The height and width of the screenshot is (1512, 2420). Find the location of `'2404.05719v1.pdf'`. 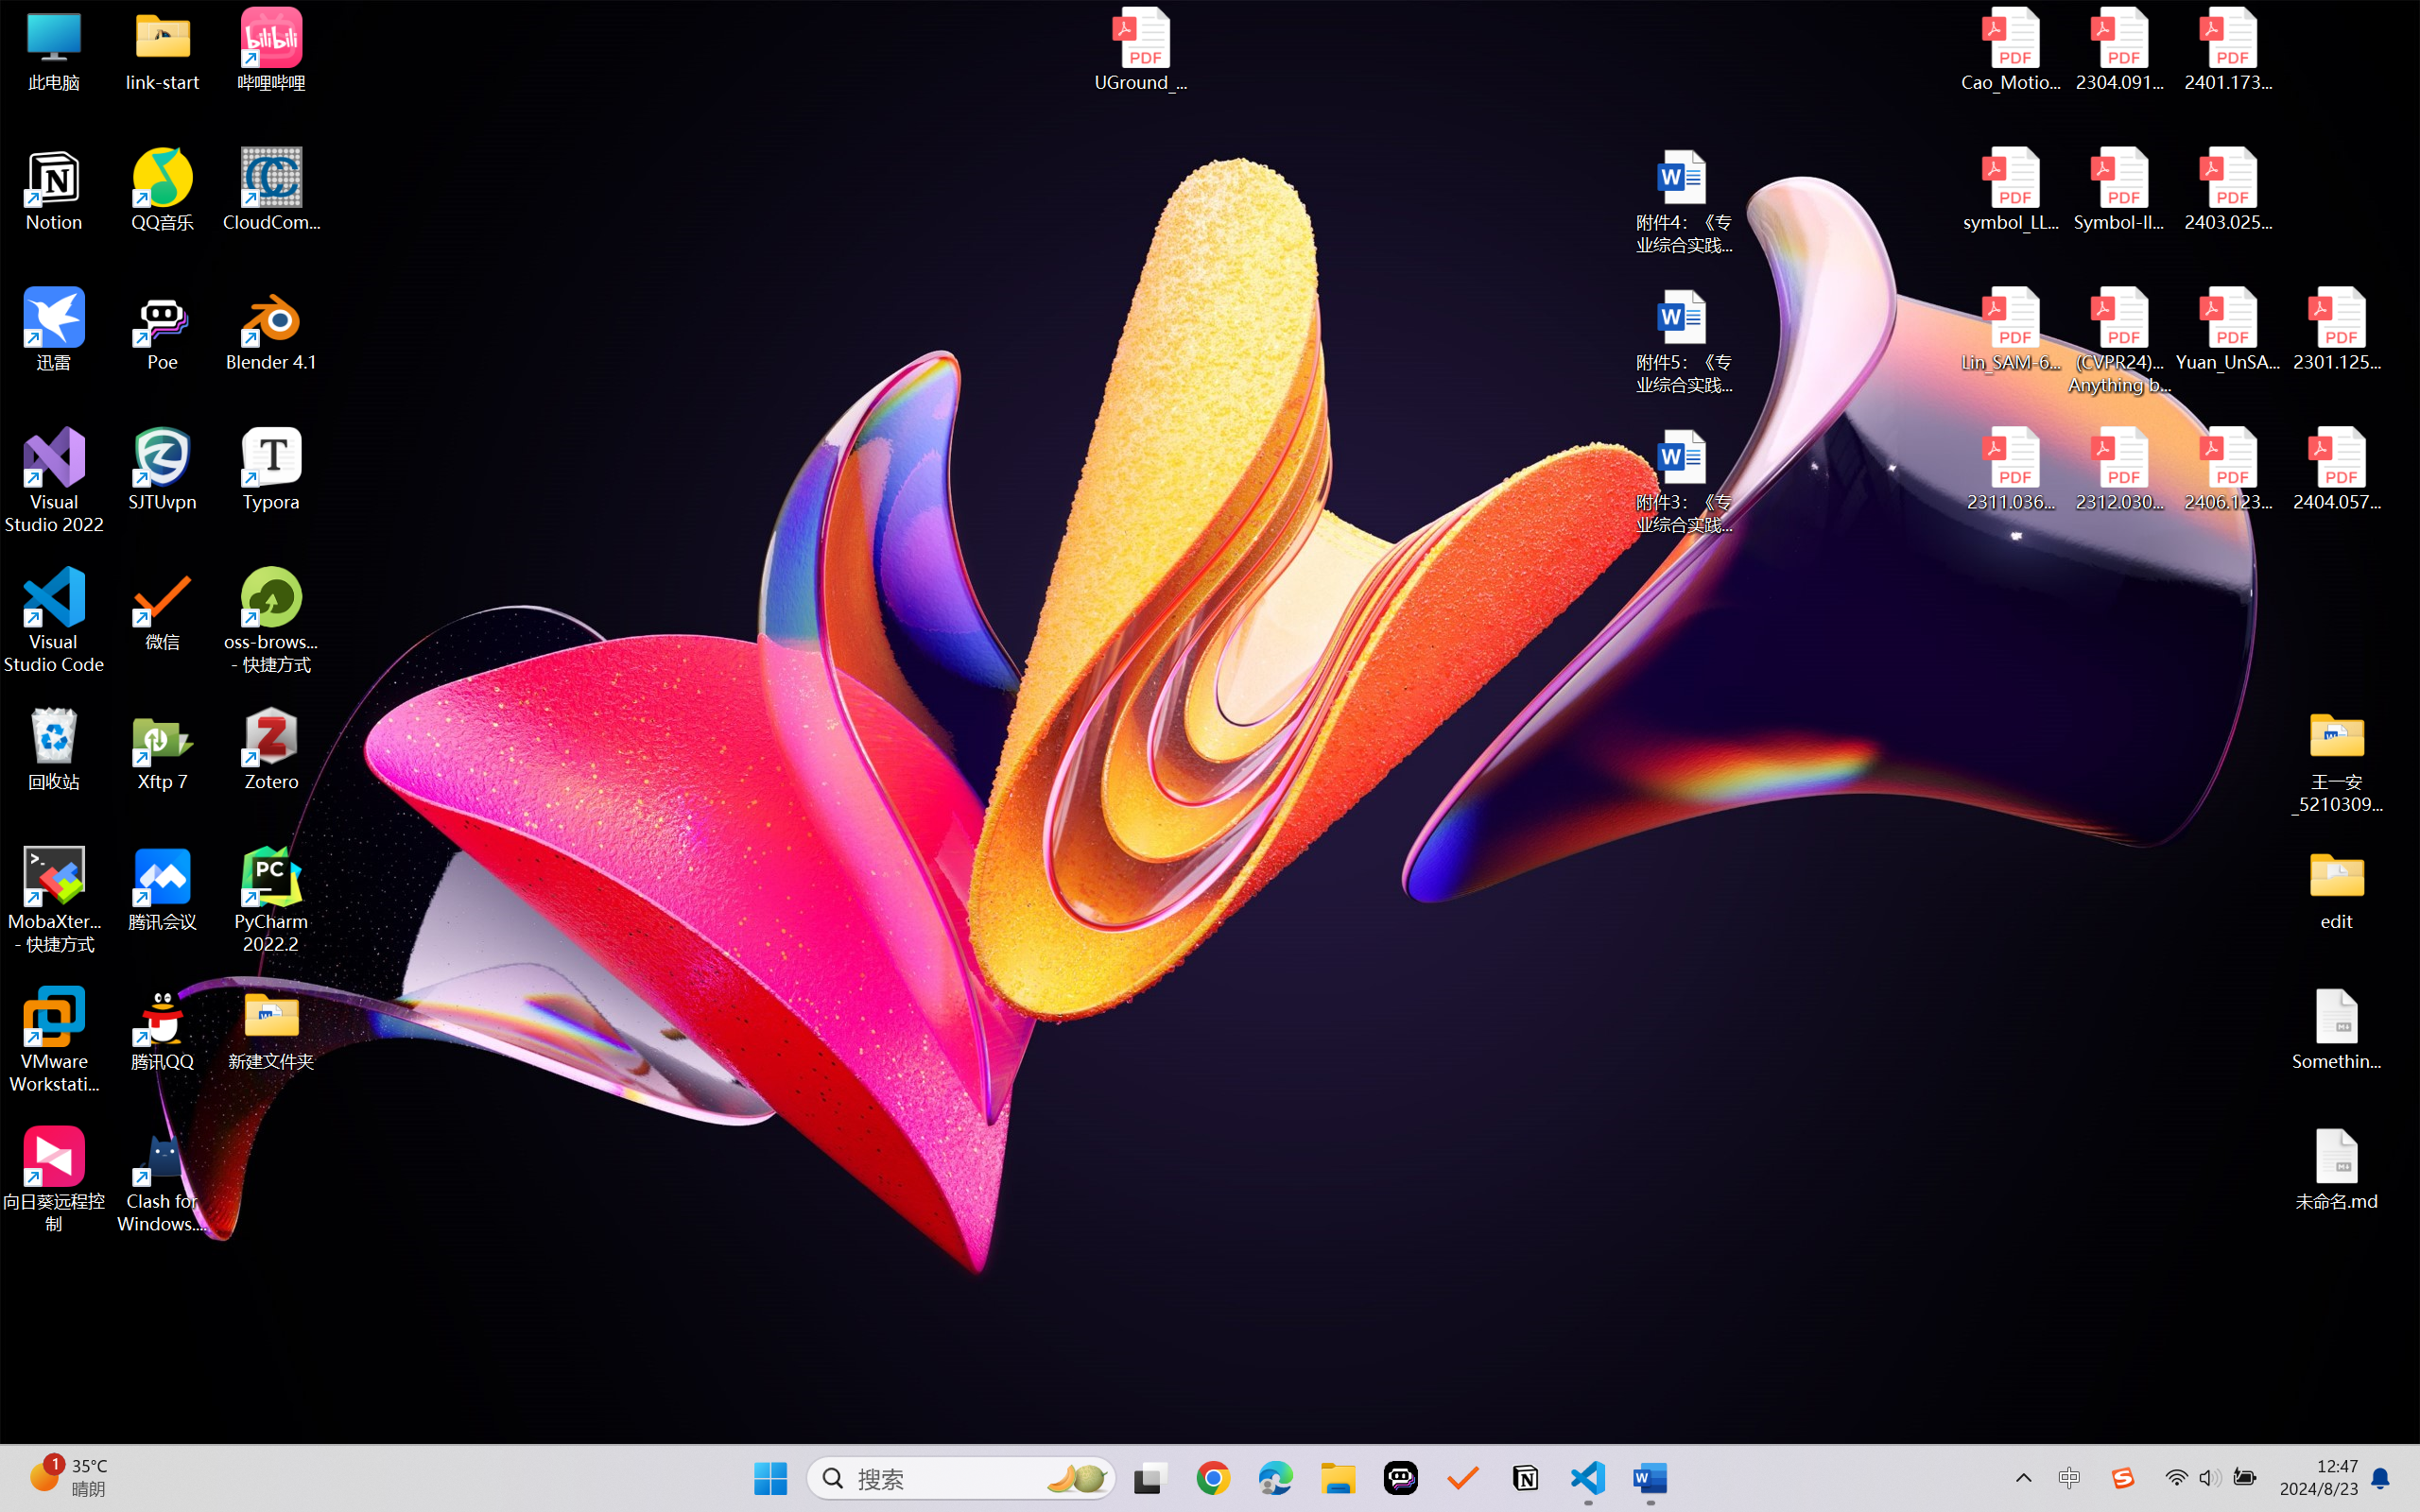

'2404.05719v1.pdf' is located at coordinates (2335, 469).